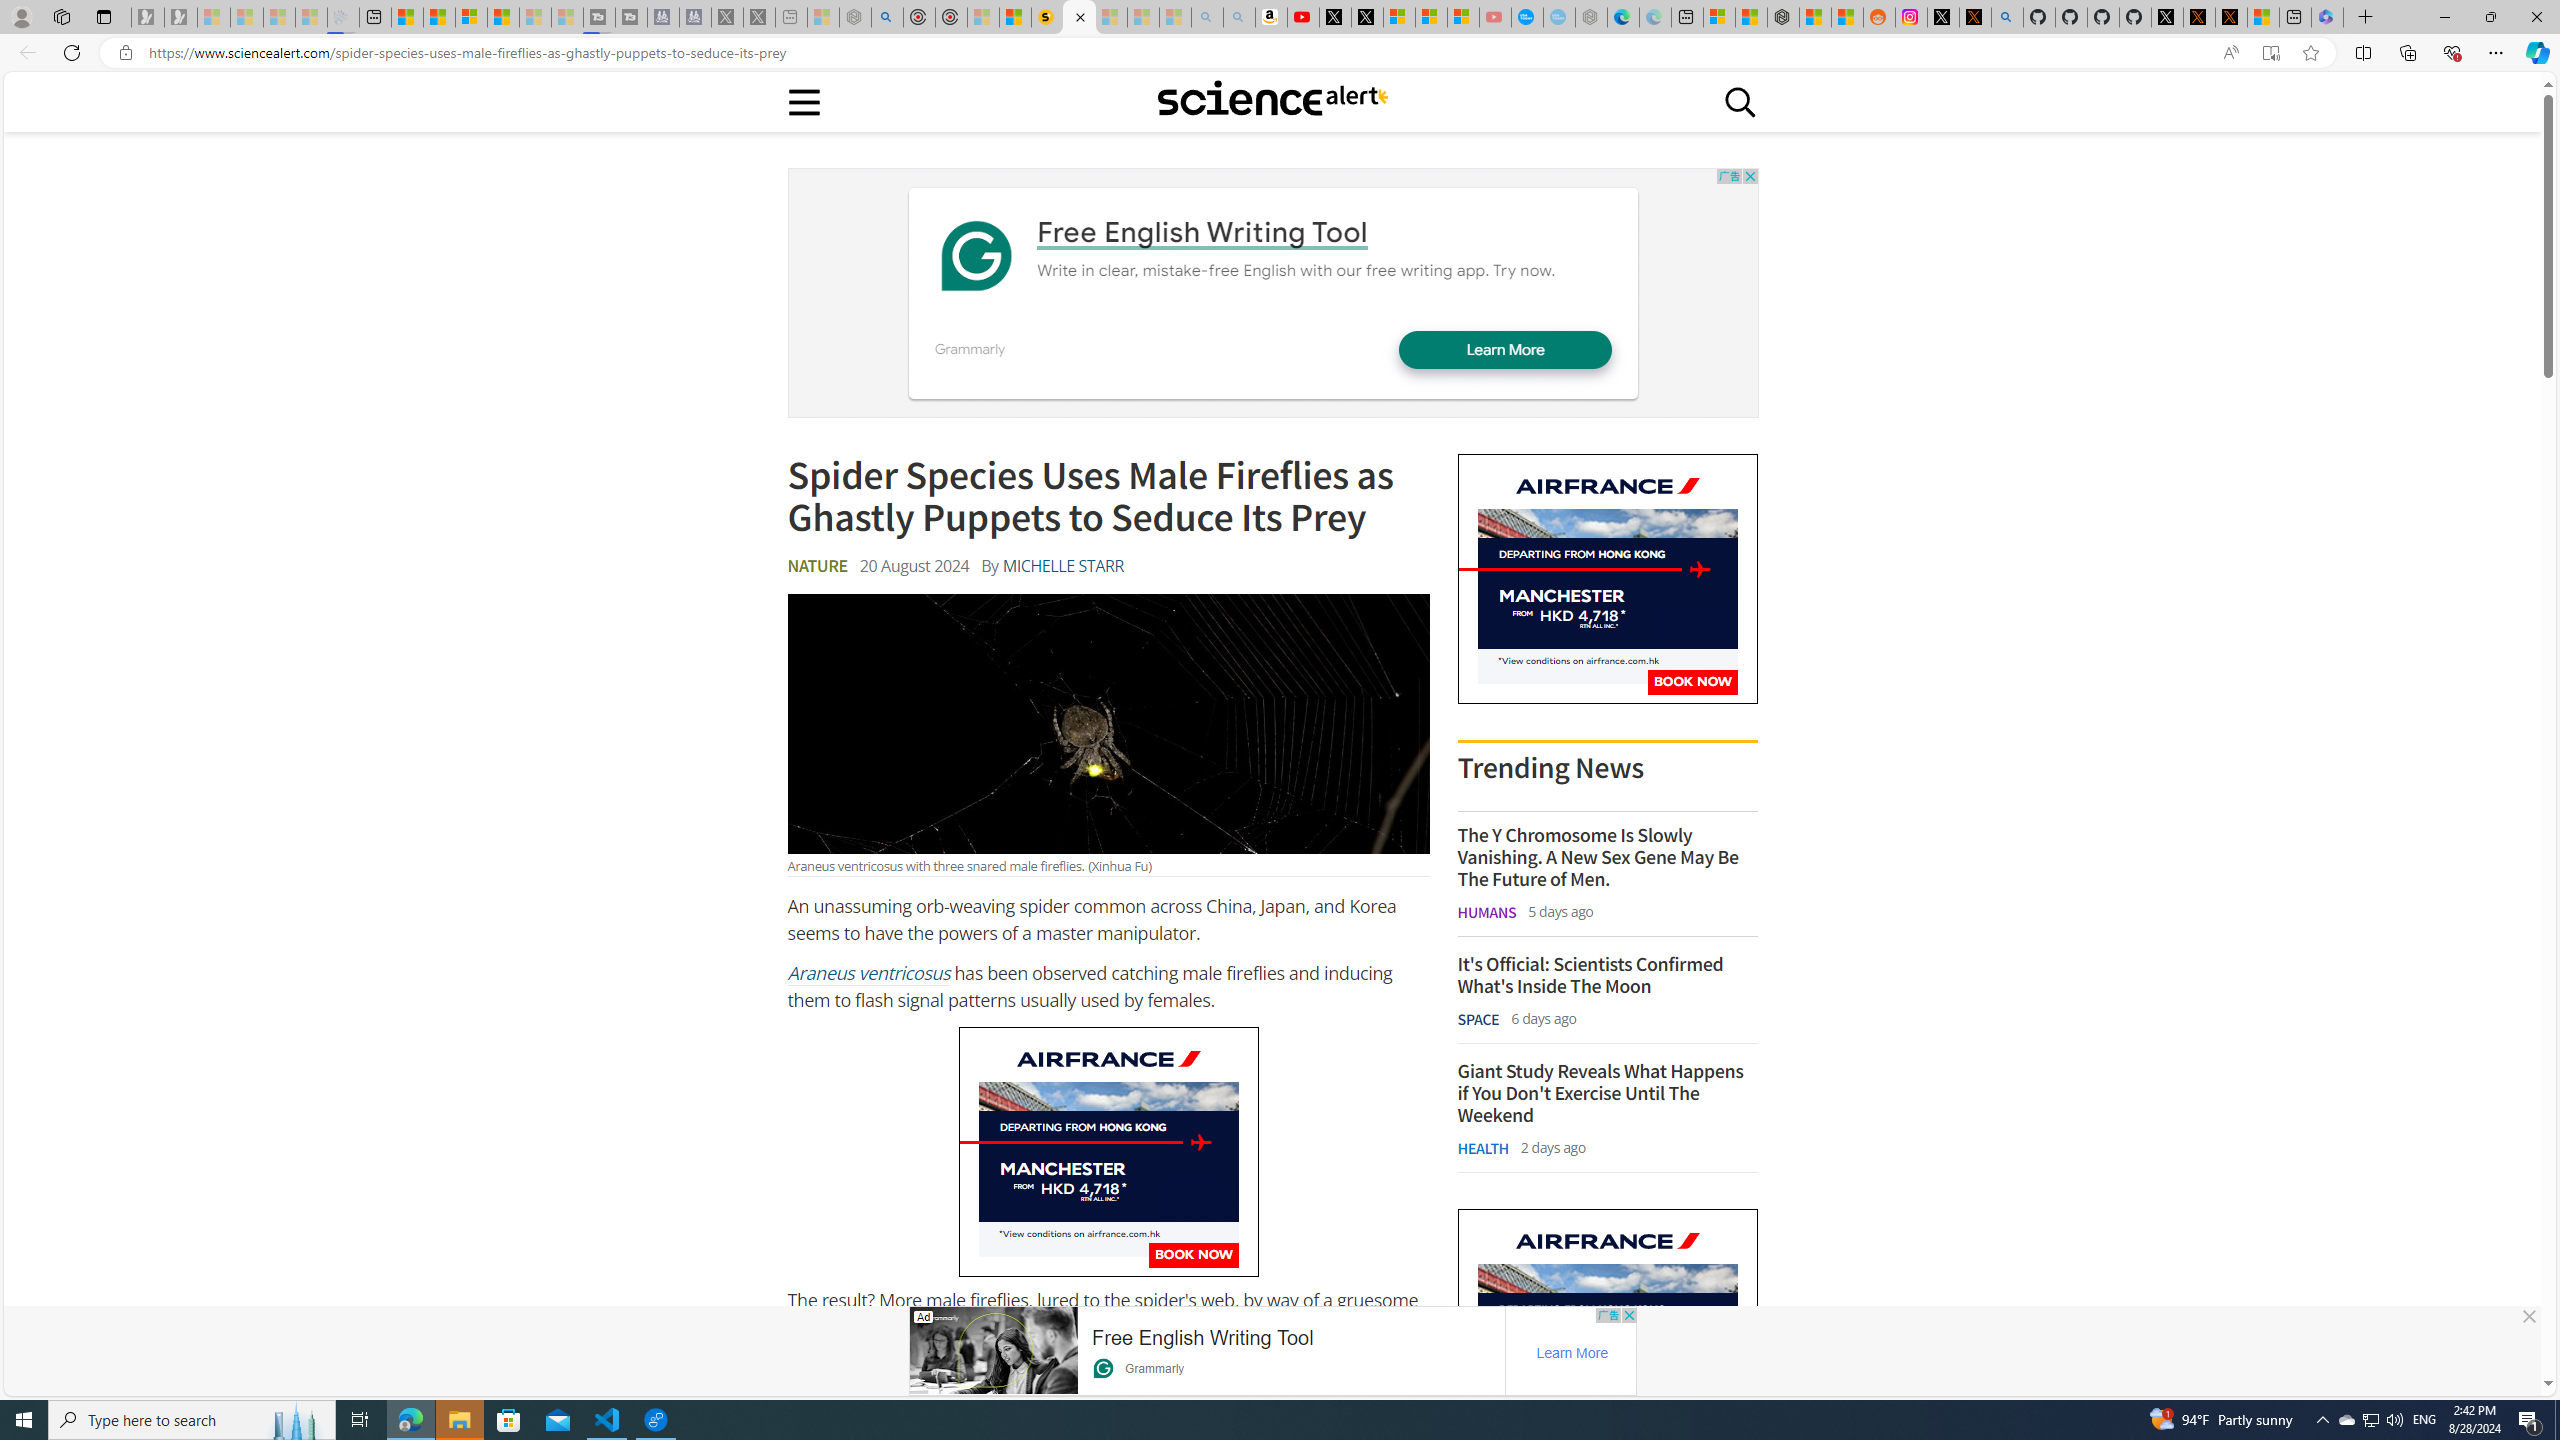 This screenshot has height=1440, width=2560. I want to click on 'Overview', so click(472, 16).